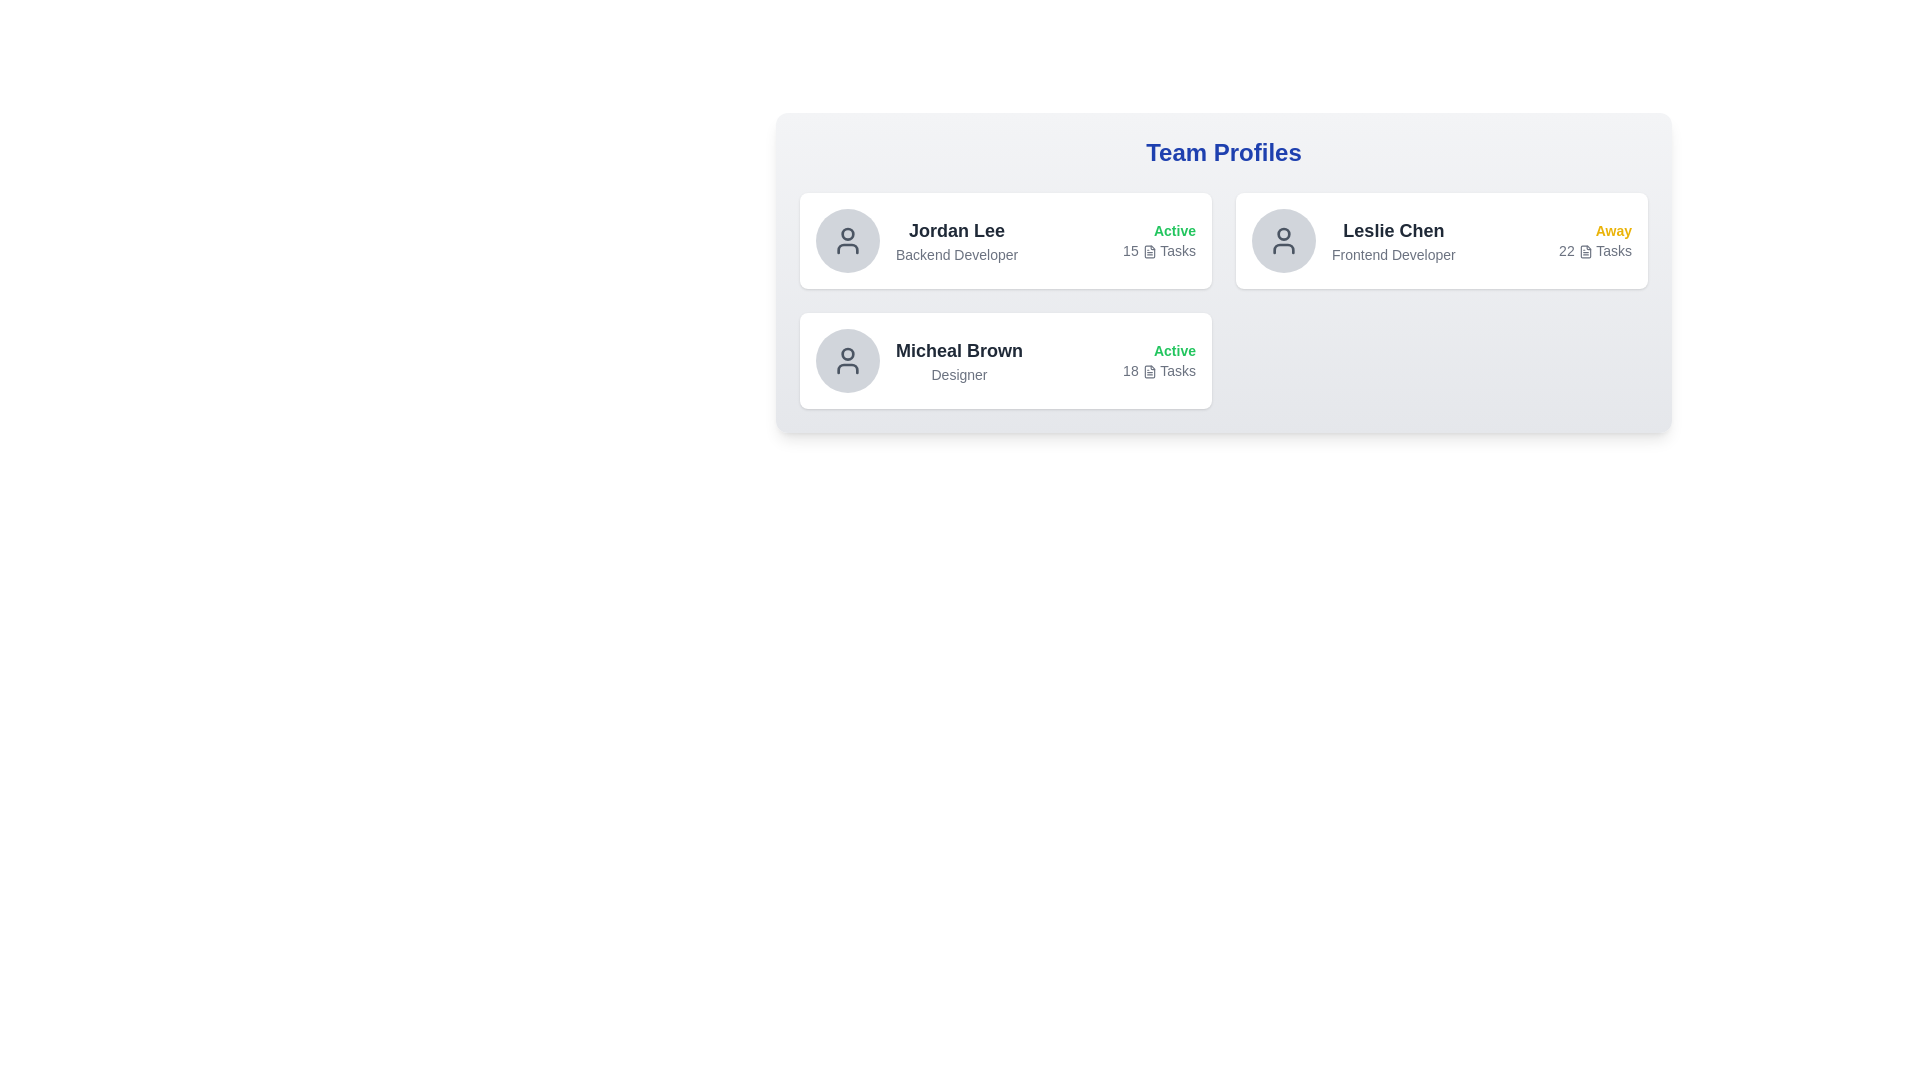  What do you see at coordinates (1392, 239) in the screenshot?
I see `the text display containing the name 'Leslie Chen' and the occupation 'Frontend Developer', which is the third item in the 'Team Profiles' list` at bounding box center [1392, 239].